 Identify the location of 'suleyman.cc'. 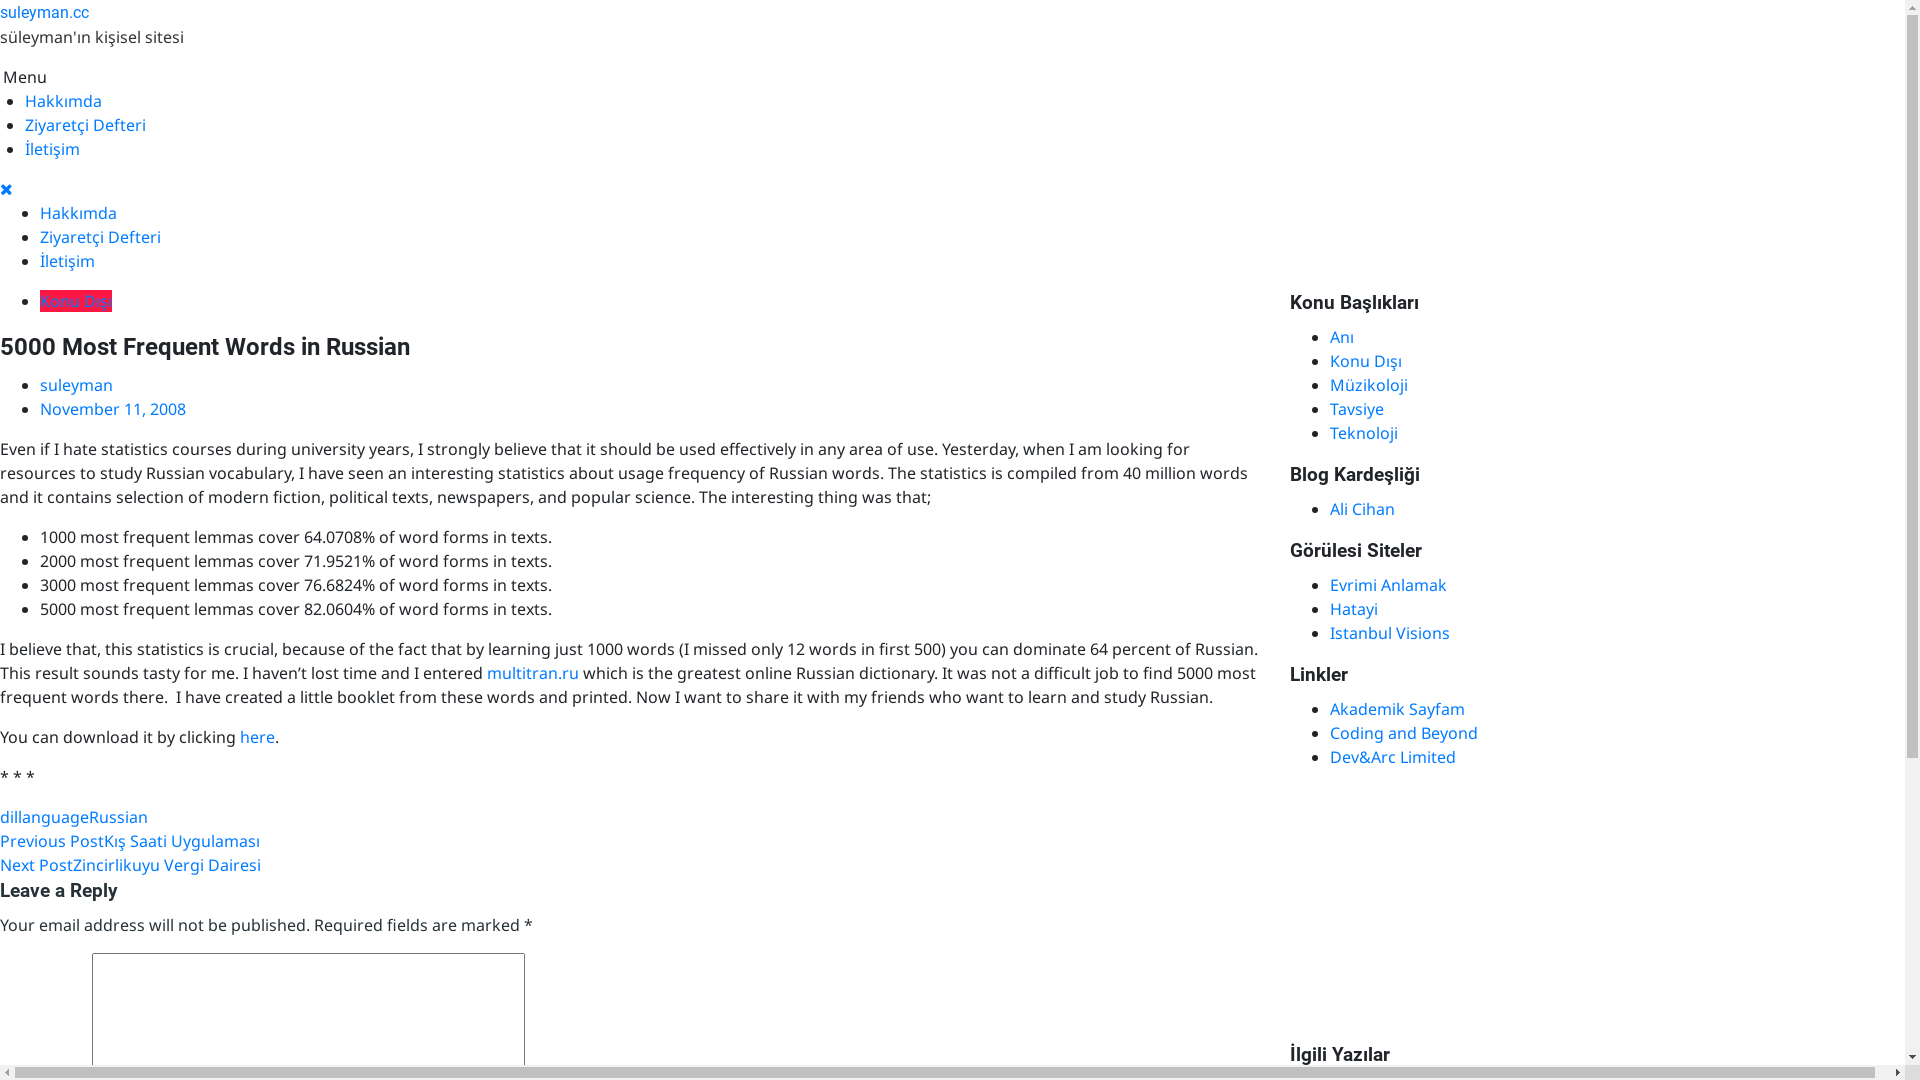
(44, 12).